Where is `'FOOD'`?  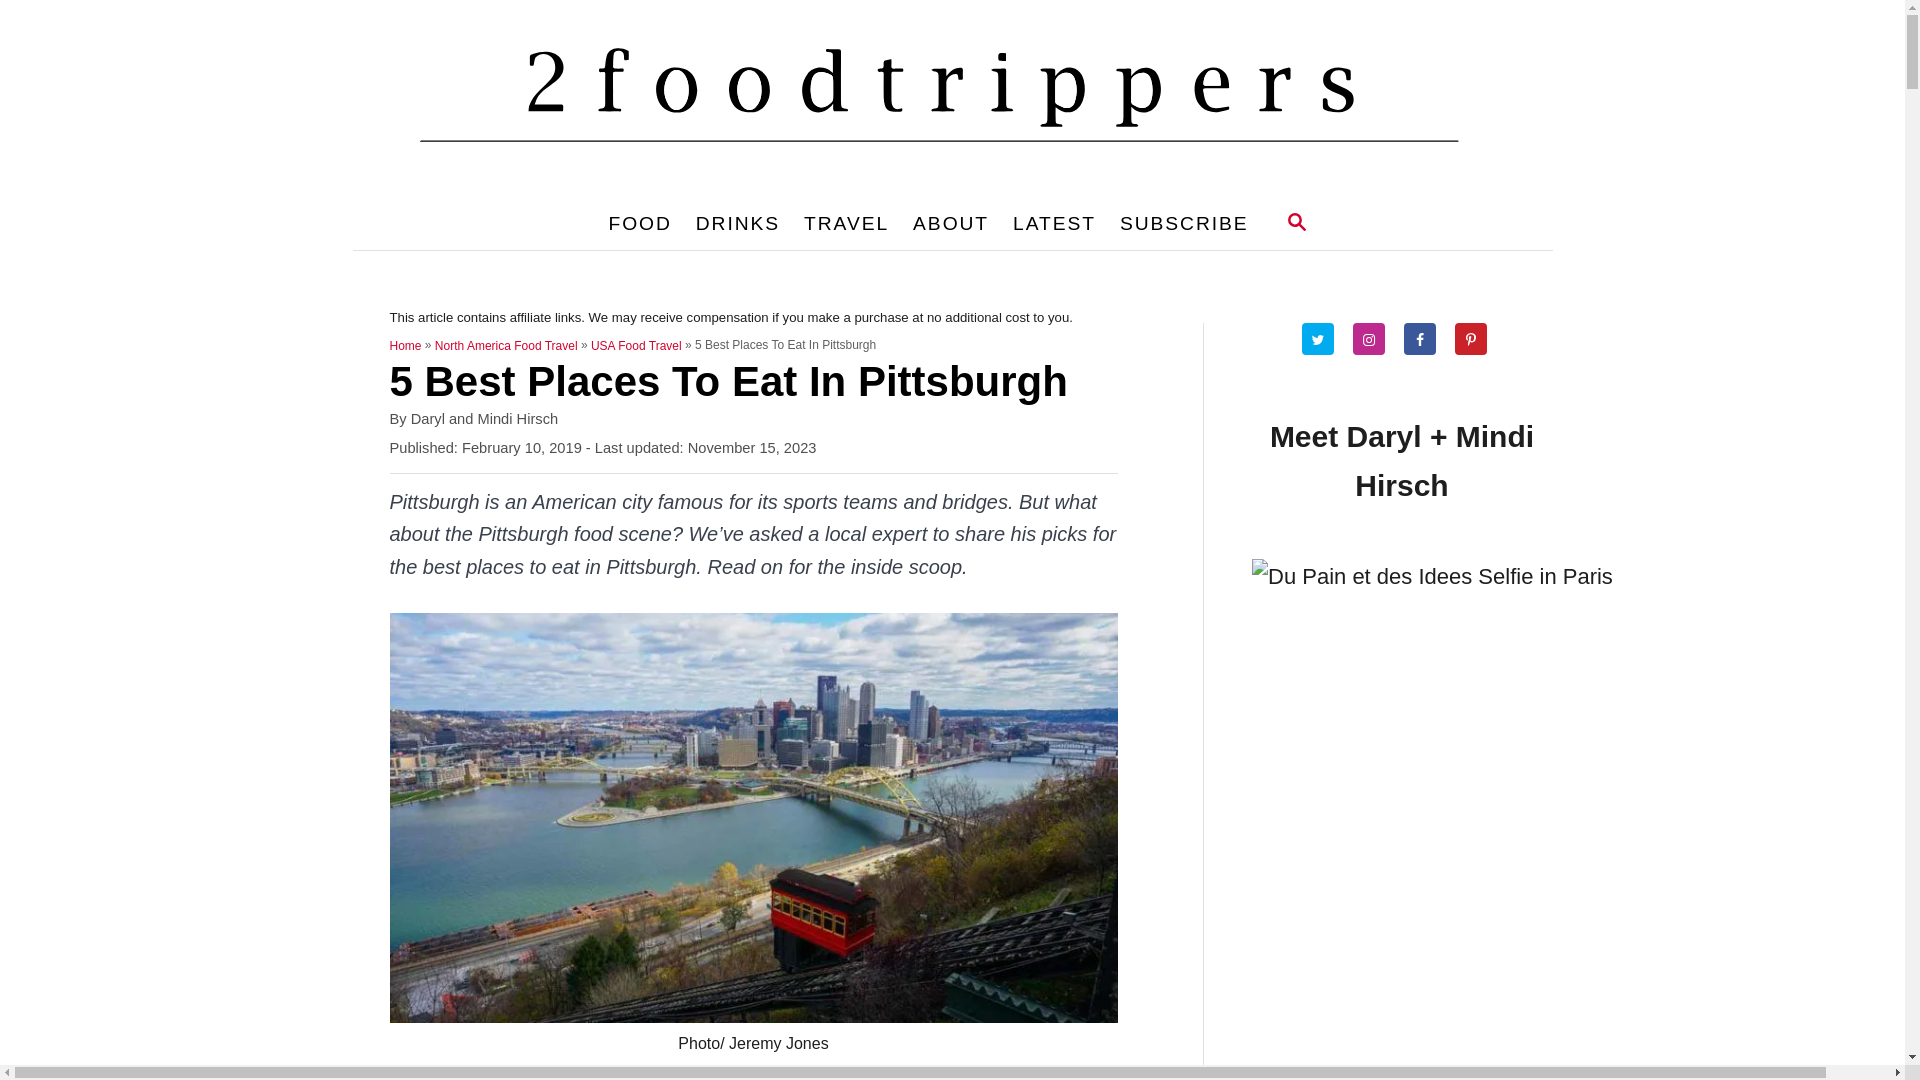
'FOOD' is located at coordinates (638, 223).